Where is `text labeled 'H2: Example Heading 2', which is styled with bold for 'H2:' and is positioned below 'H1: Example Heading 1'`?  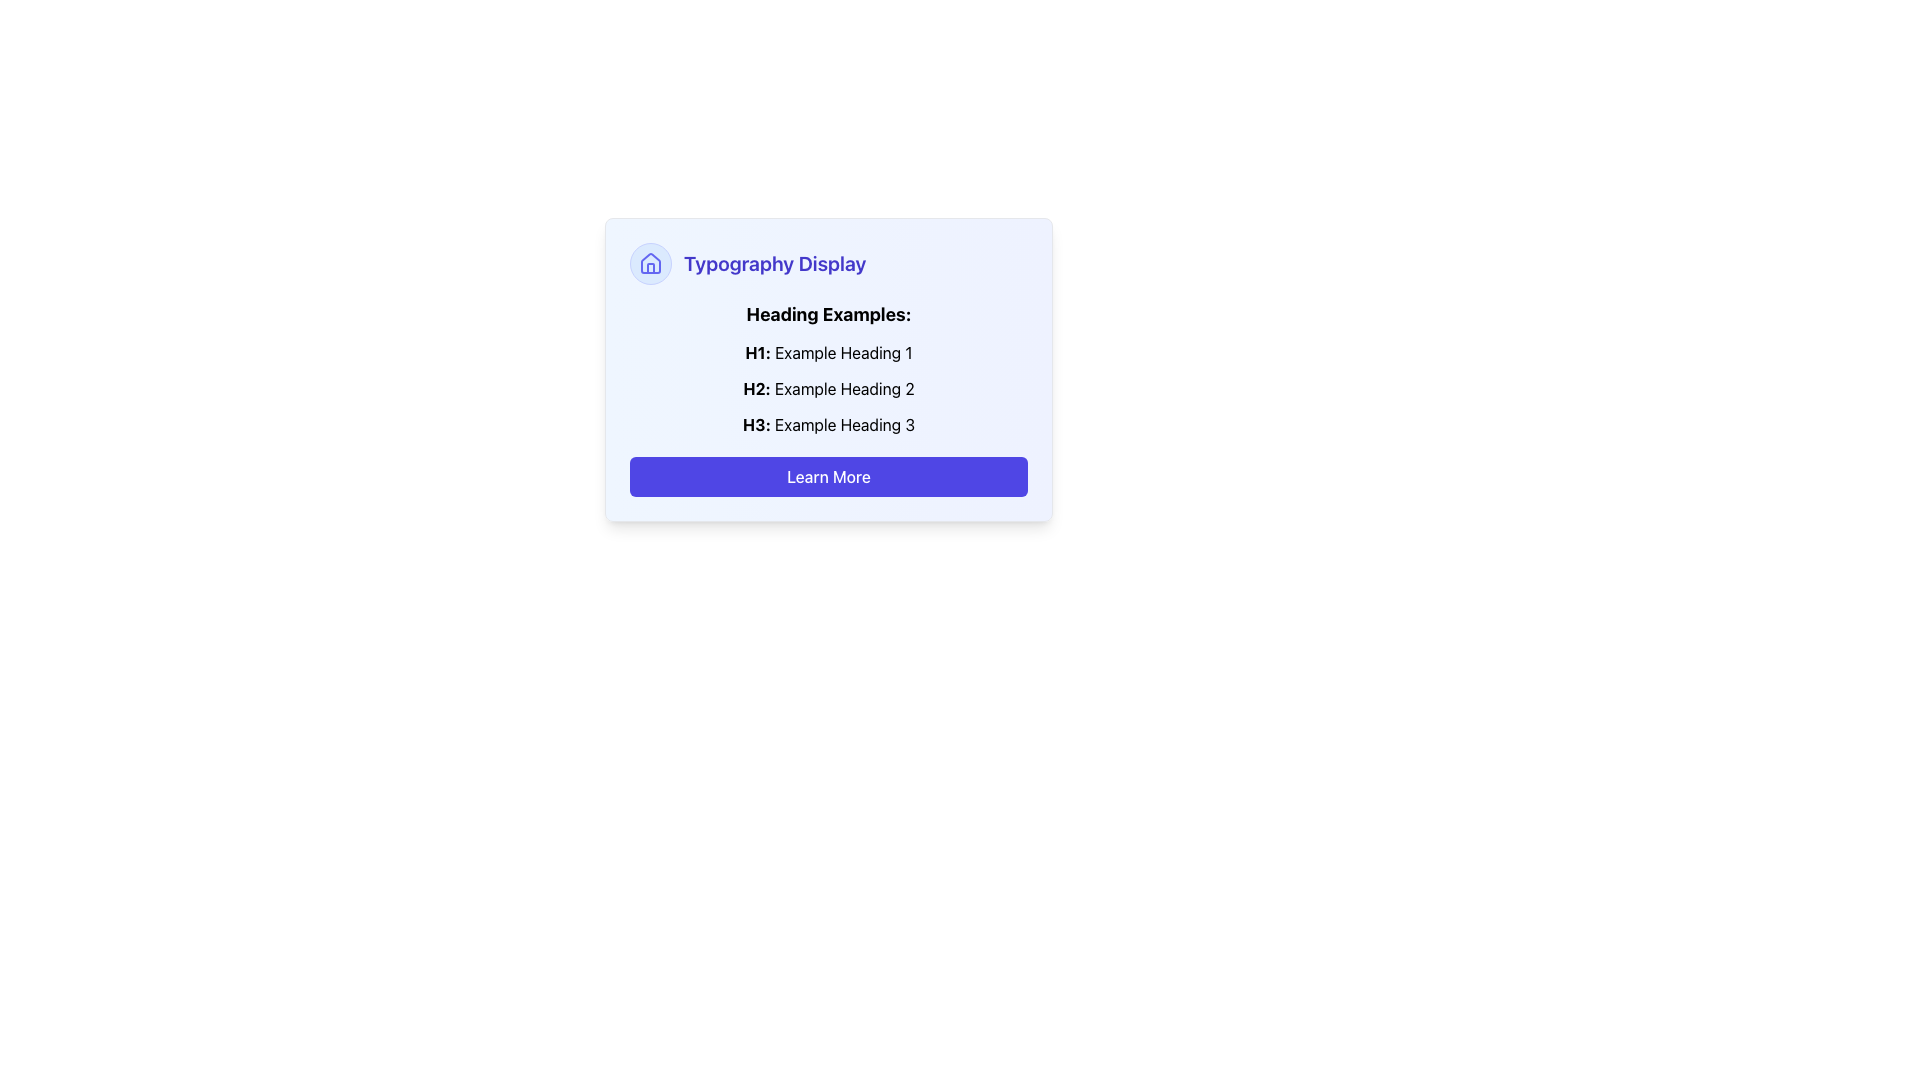
text labeled 'H2: Example Heading 2', which is styled with bold for 'H2:' and is positioned below 'H1: Example Heading 1' is located at coordinates (829, 389).